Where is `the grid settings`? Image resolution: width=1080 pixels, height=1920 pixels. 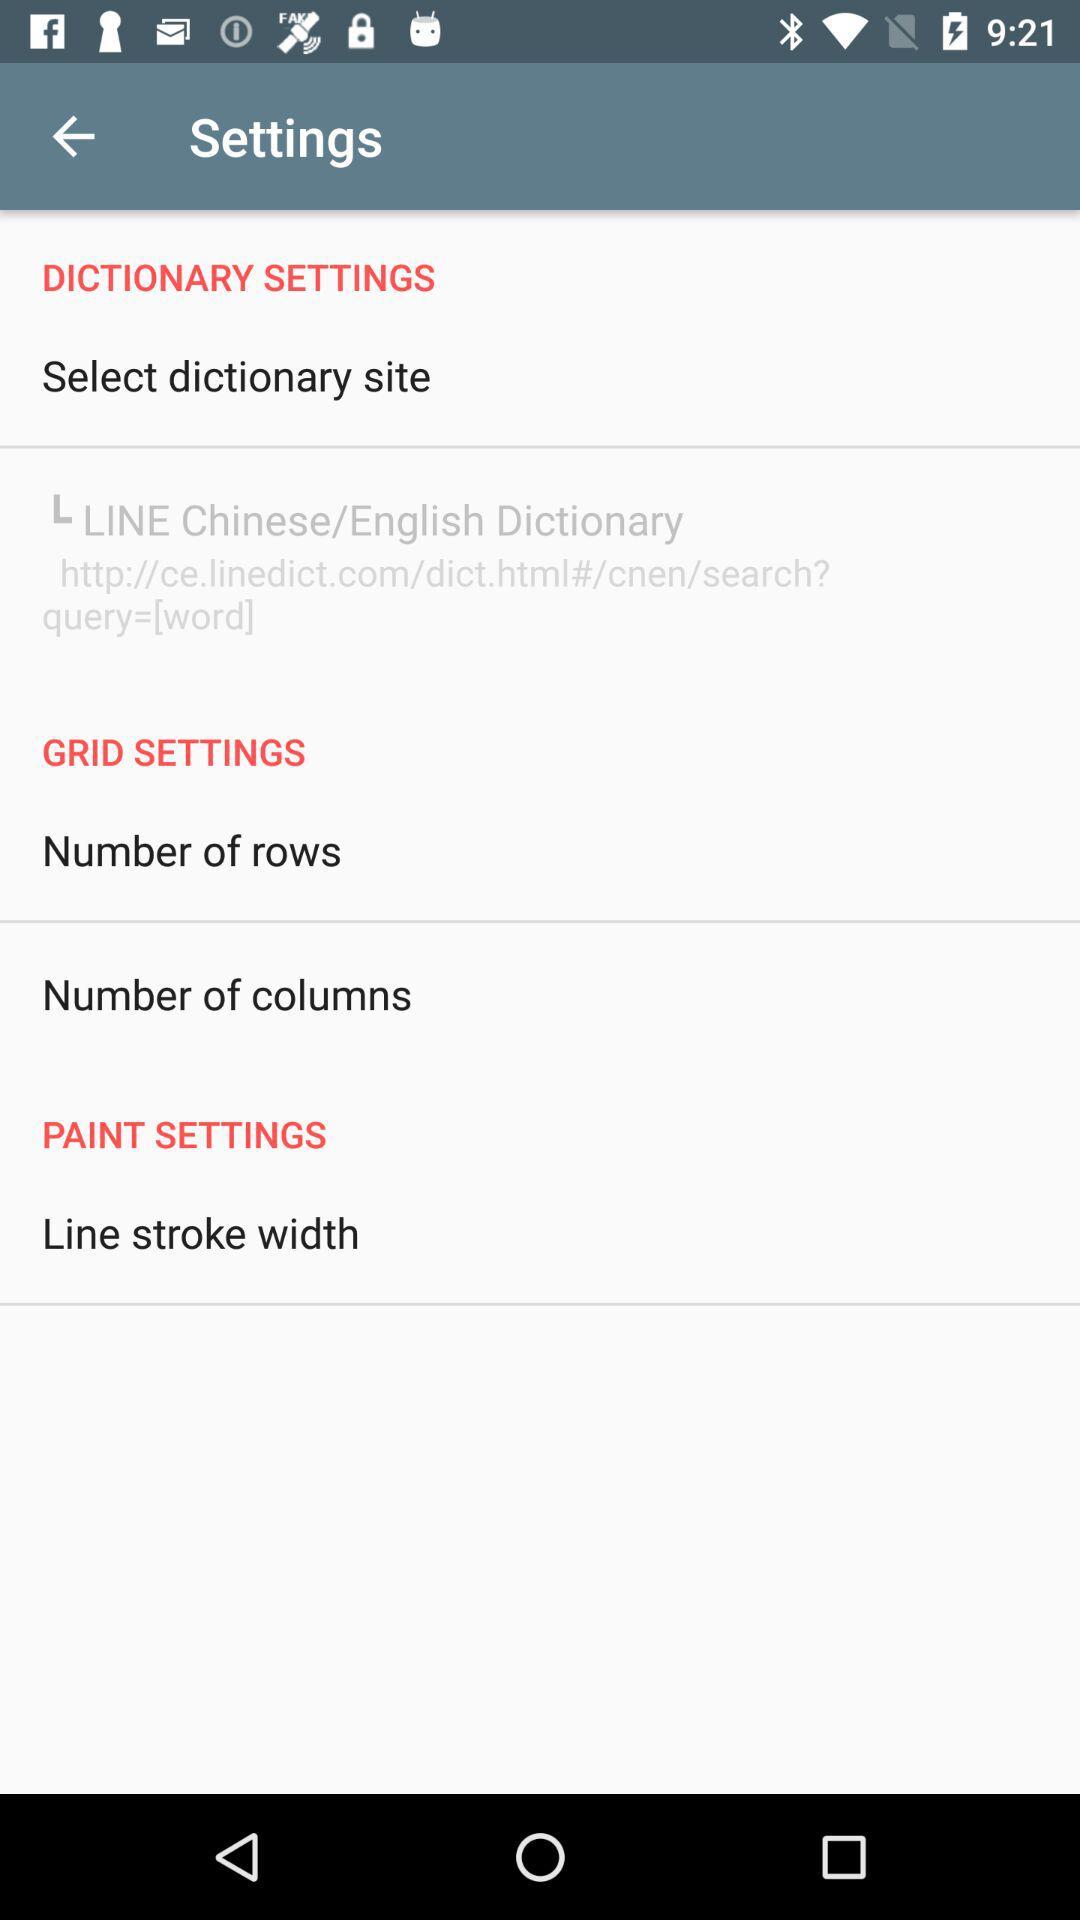 the grid settings is located at coordinates (540, 729).